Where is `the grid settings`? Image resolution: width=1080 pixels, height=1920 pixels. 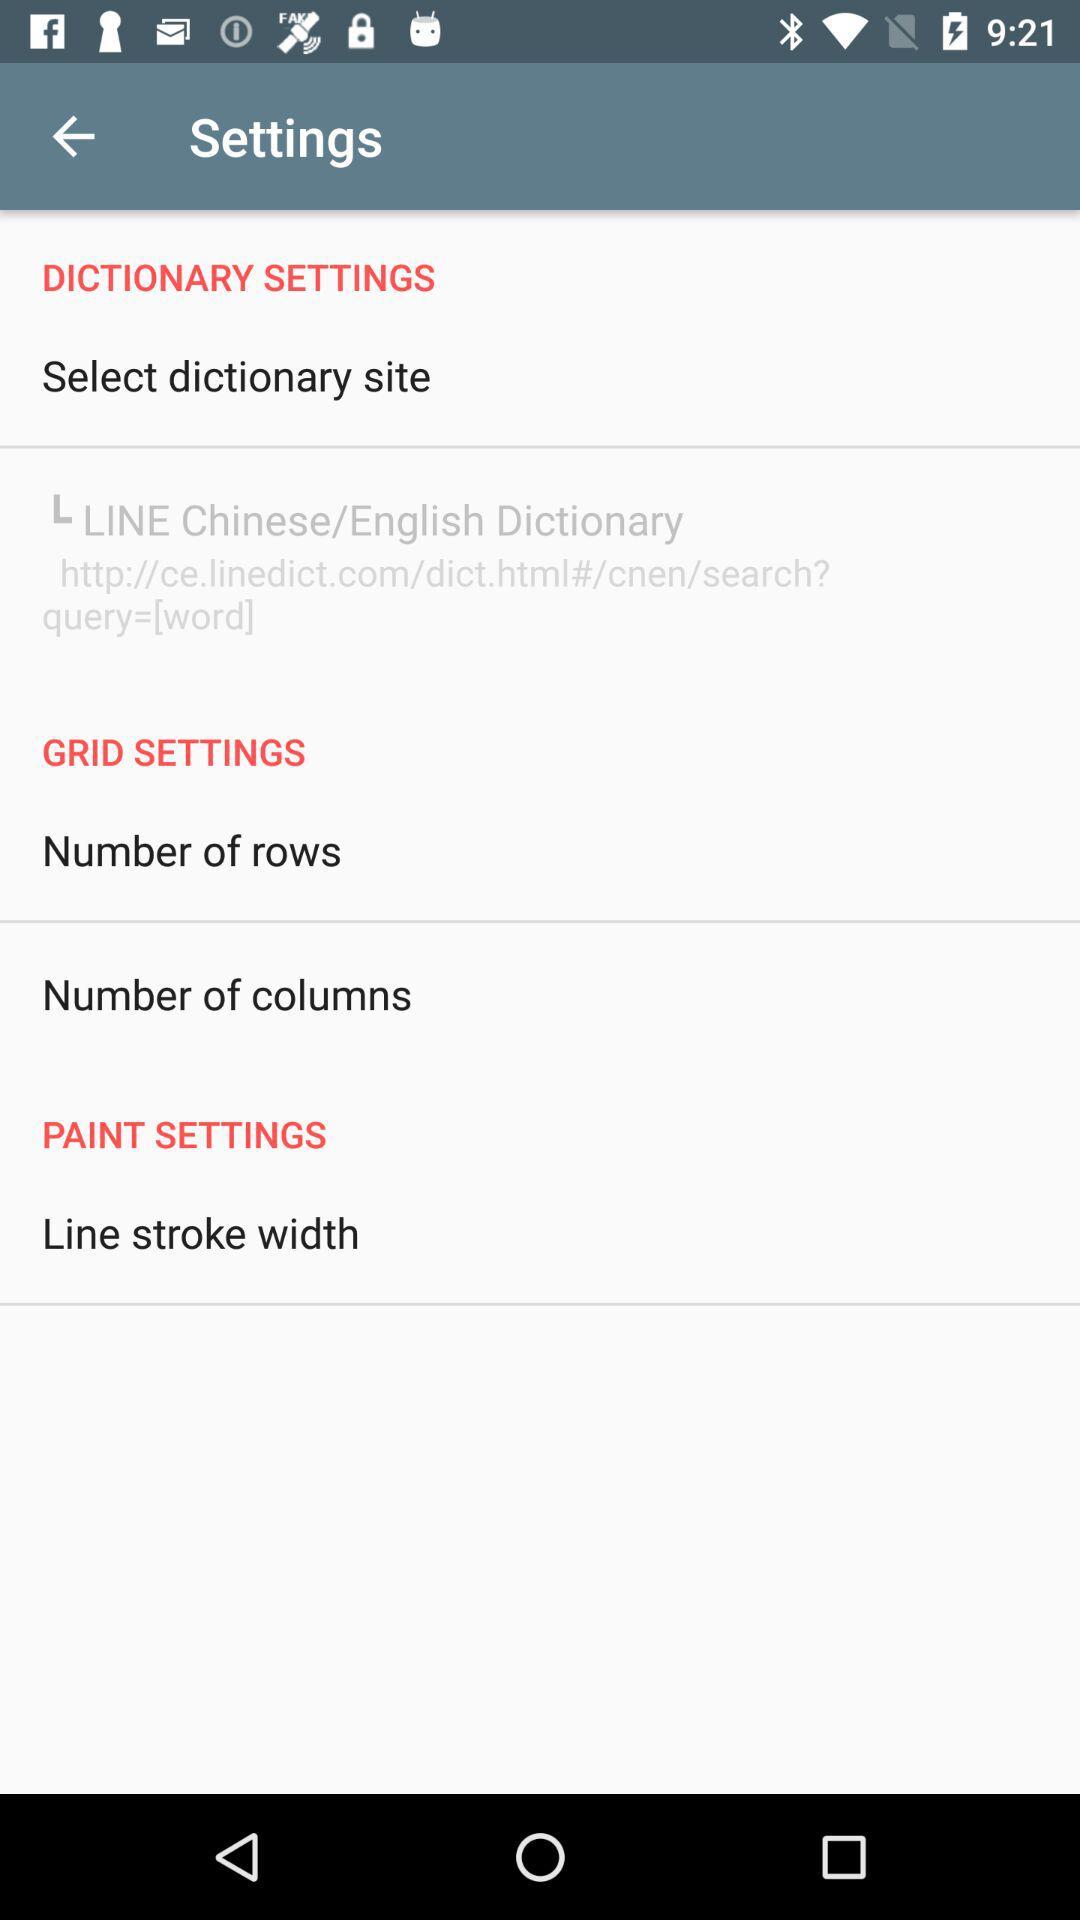 the grid settings is located at coordinates (540, 729).